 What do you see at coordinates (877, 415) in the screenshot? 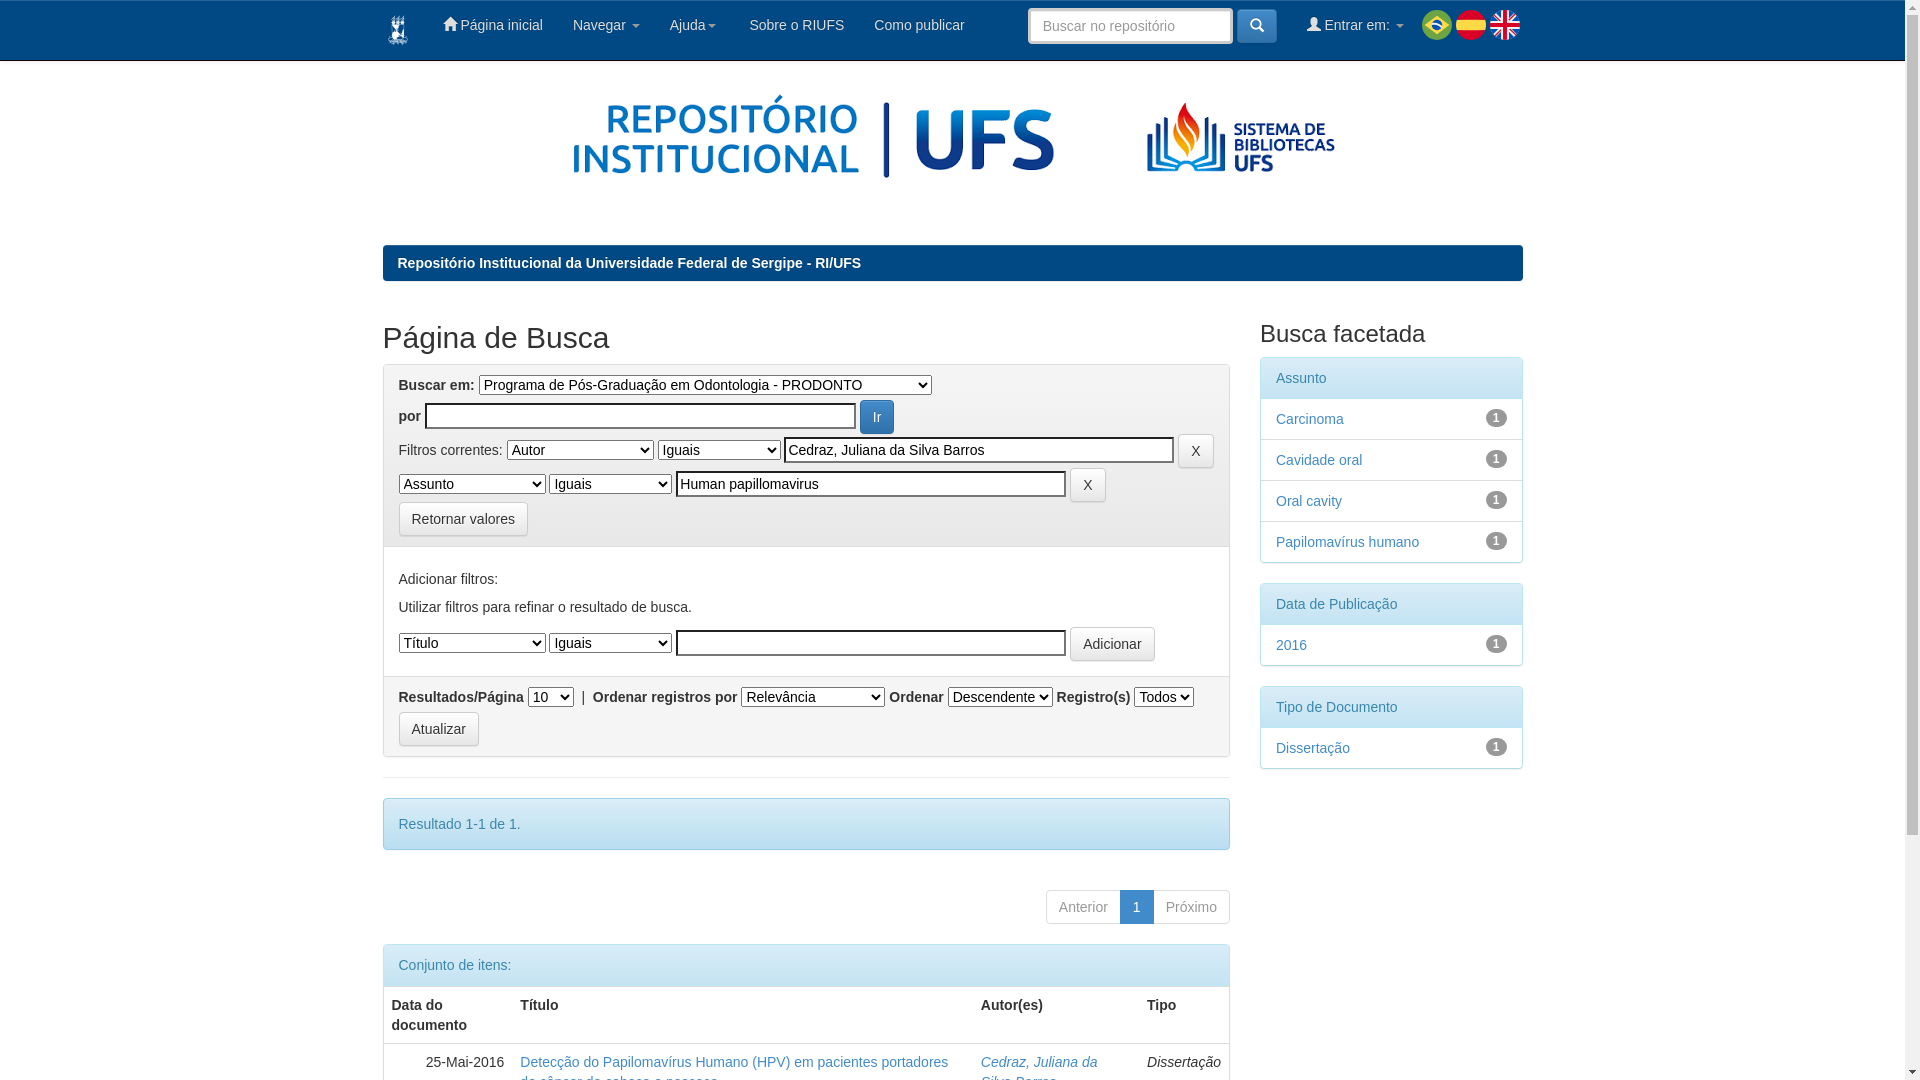
I see `'Ir'` at bounding box center [877, 415].